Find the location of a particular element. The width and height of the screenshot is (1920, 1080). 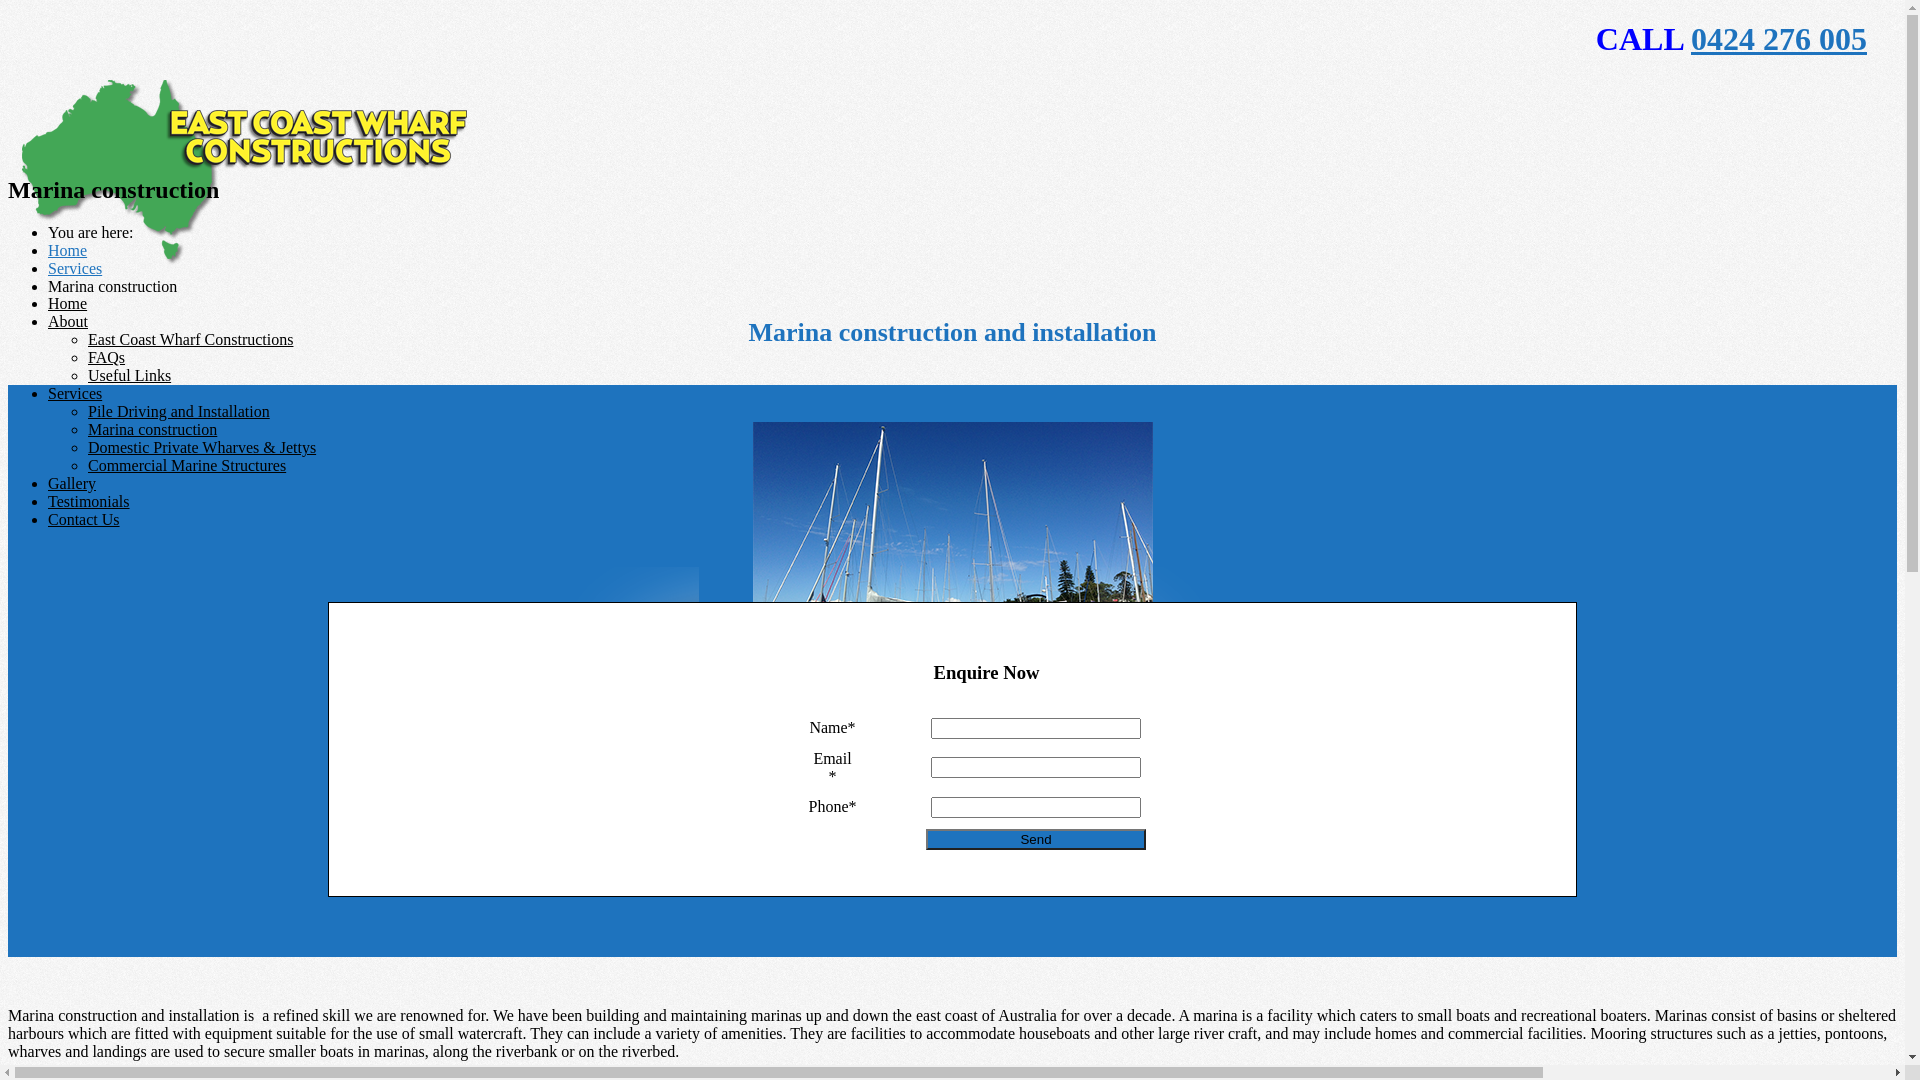

'Gallery' is located at coordinates (72, 483).